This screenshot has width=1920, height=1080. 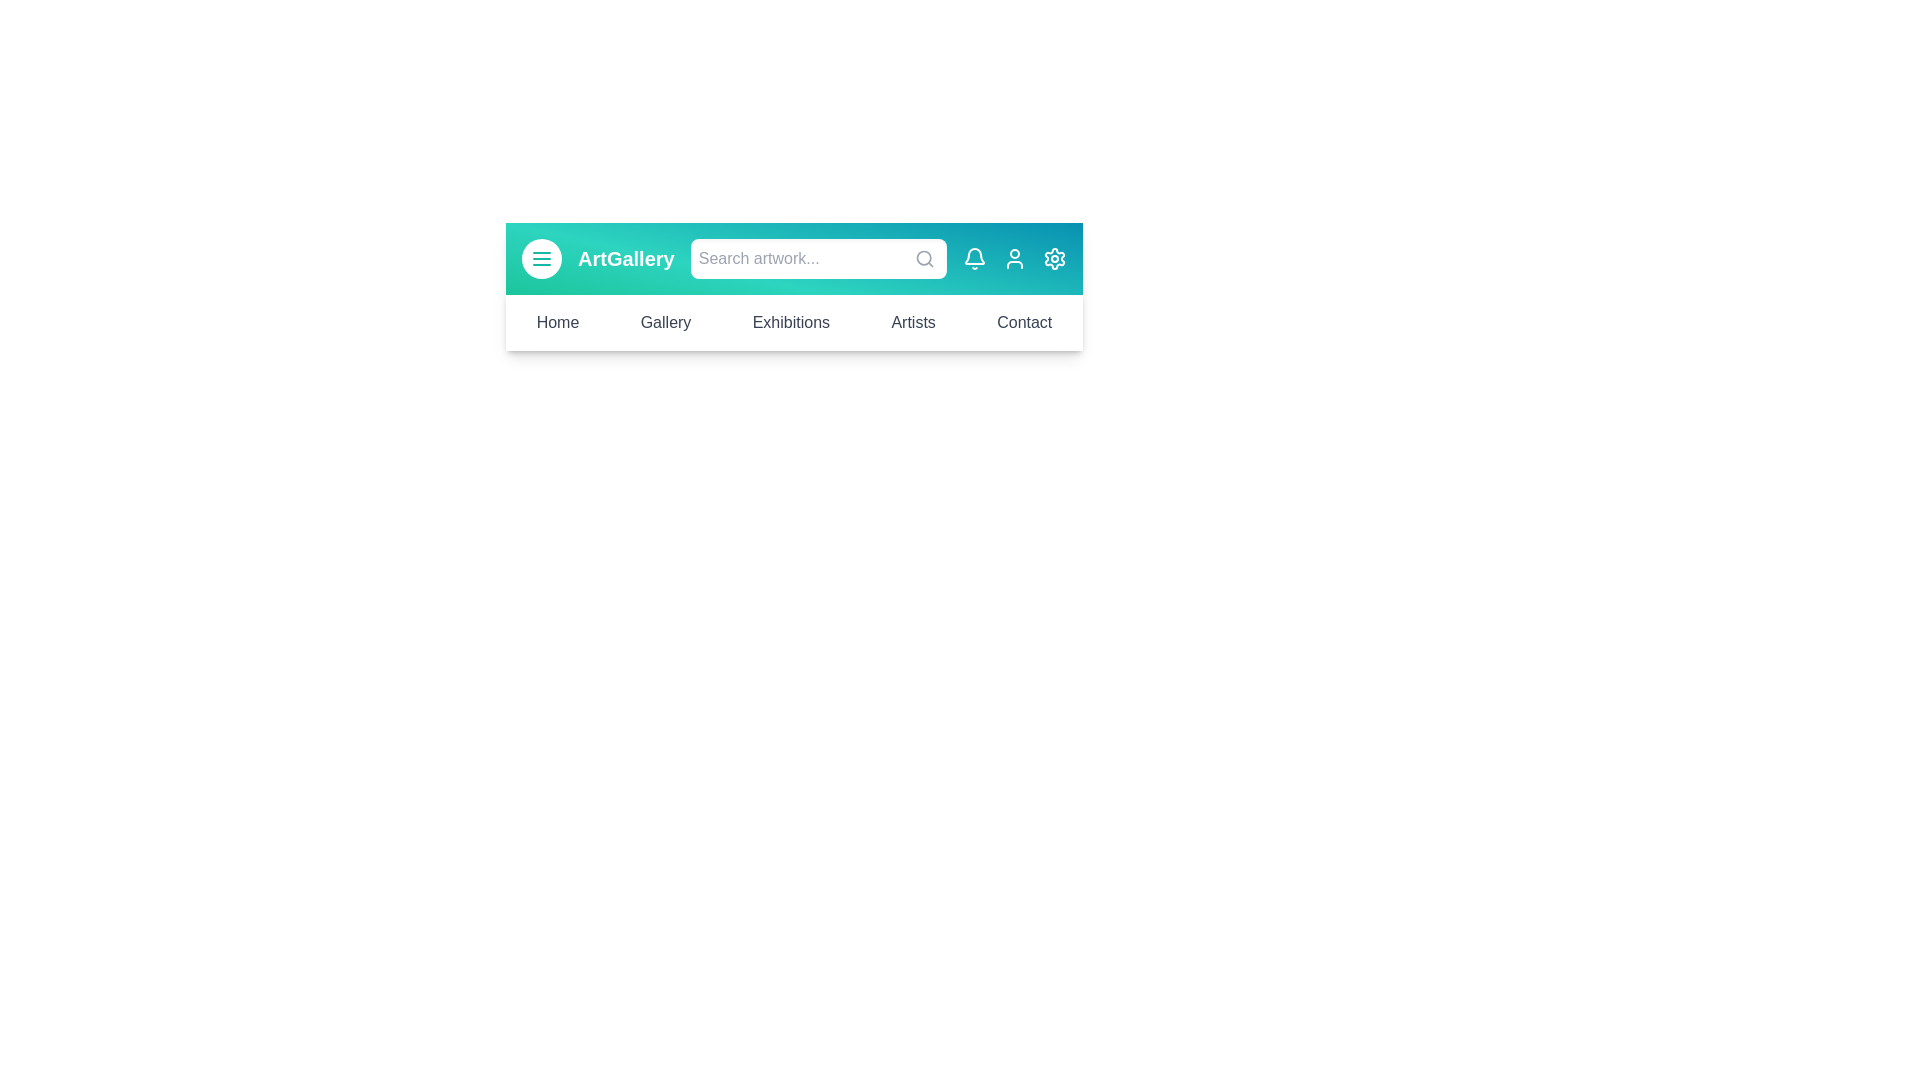 I want to click on the settings icon to access user settings, so click(x=1054, y=257).